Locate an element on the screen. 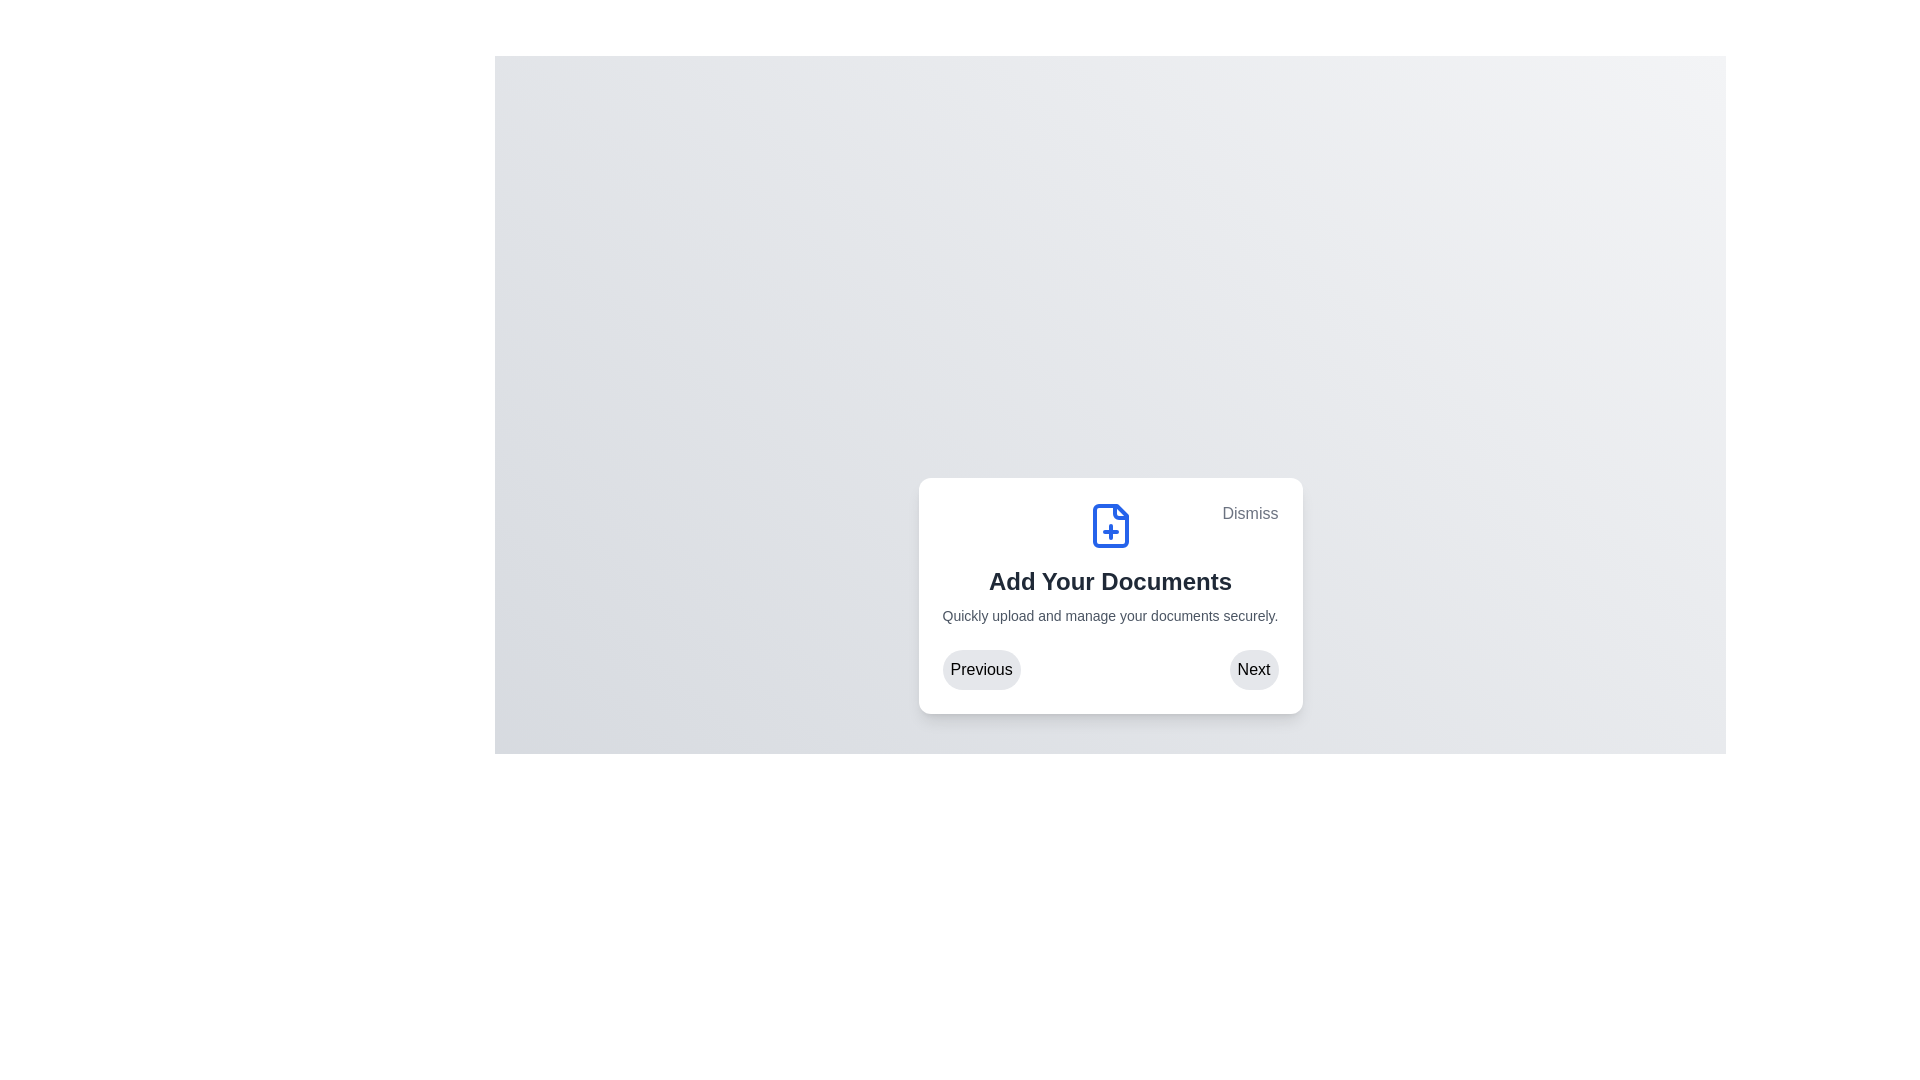  the document upload icon located above the 'Add Your Documents' title in the modal dialog box is located at coordinates (1109, 524).